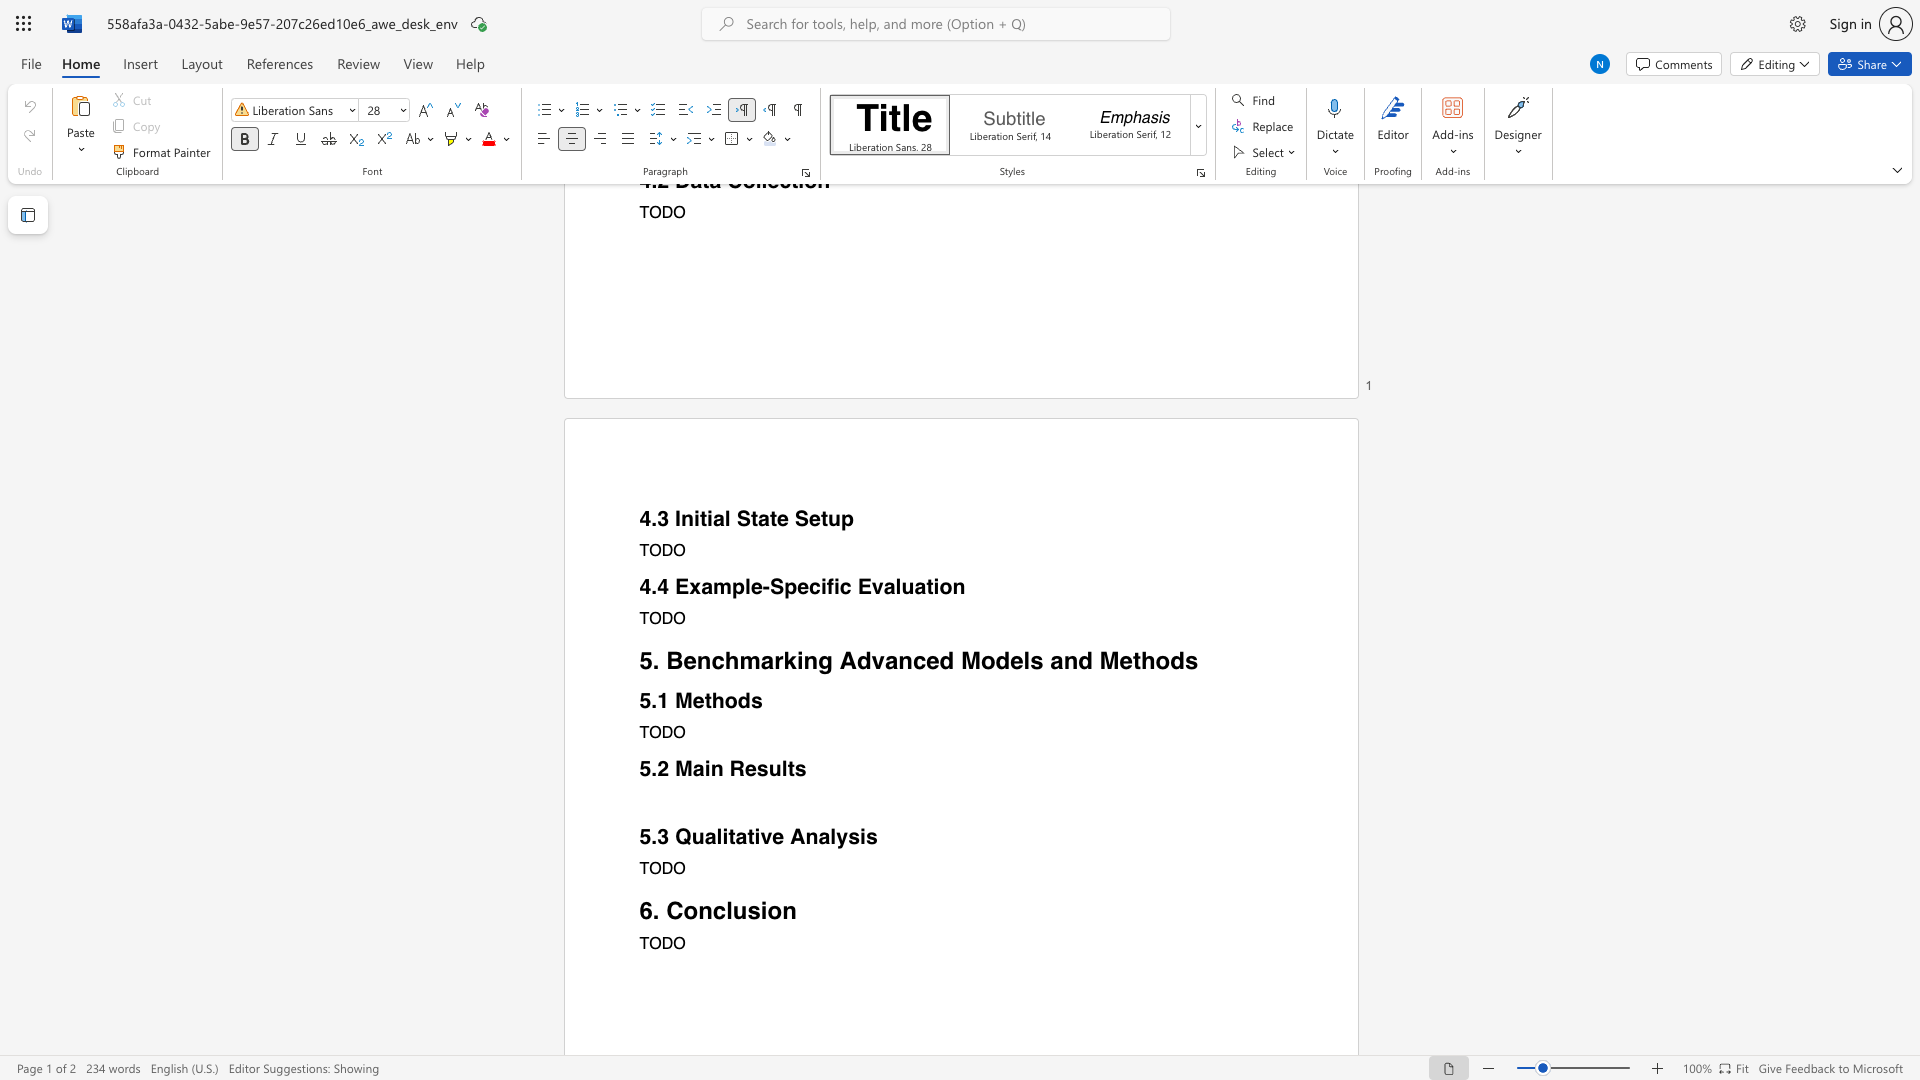 This screenshot has width=1920, height=1080. What do you see at coordinates (780, 768) in the screenshot?
I see `the subset text "lt" within the text "5.2 Main Results"` at bounding box center [780, 768].